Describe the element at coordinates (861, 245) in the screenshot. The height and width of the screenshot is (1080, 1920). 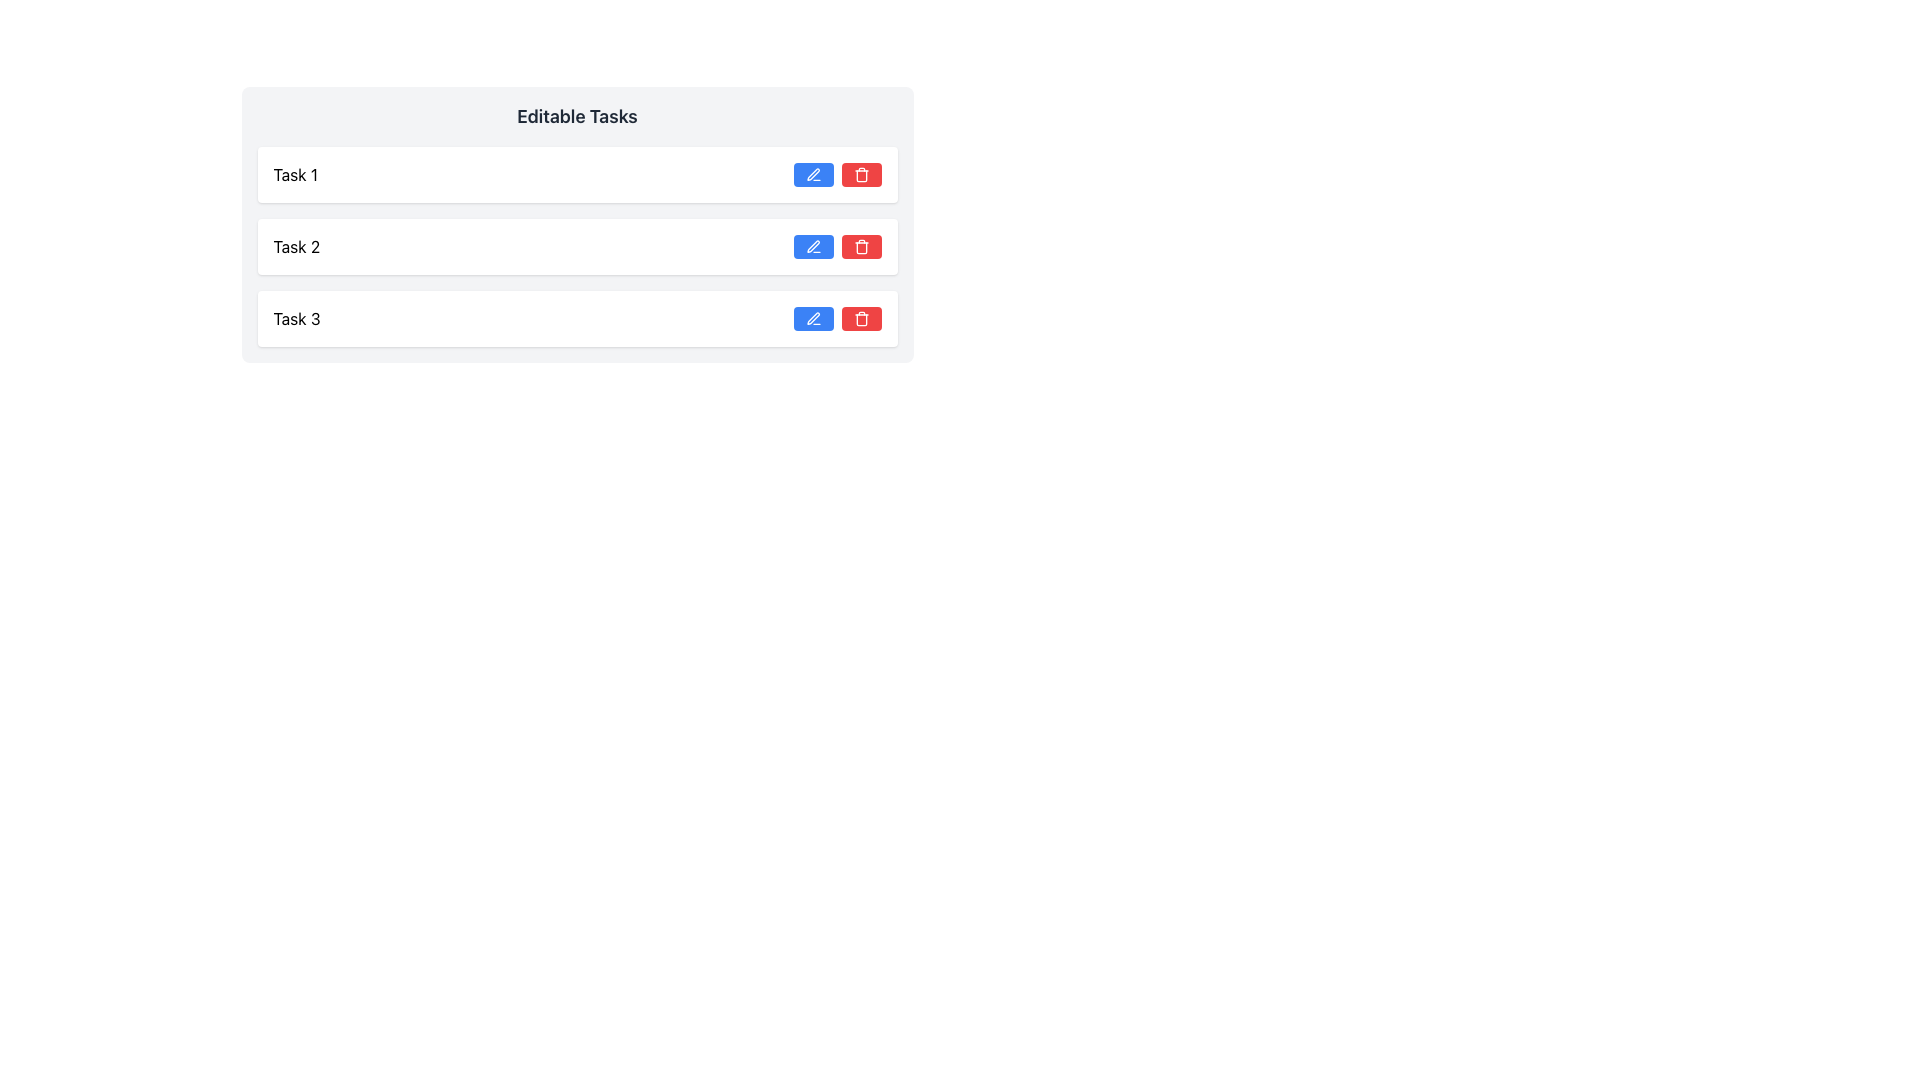
I see `the delete button with a red background and a trash bin icon, located as the second button in a horizontal group aligned to the right side of a task row` at that location.